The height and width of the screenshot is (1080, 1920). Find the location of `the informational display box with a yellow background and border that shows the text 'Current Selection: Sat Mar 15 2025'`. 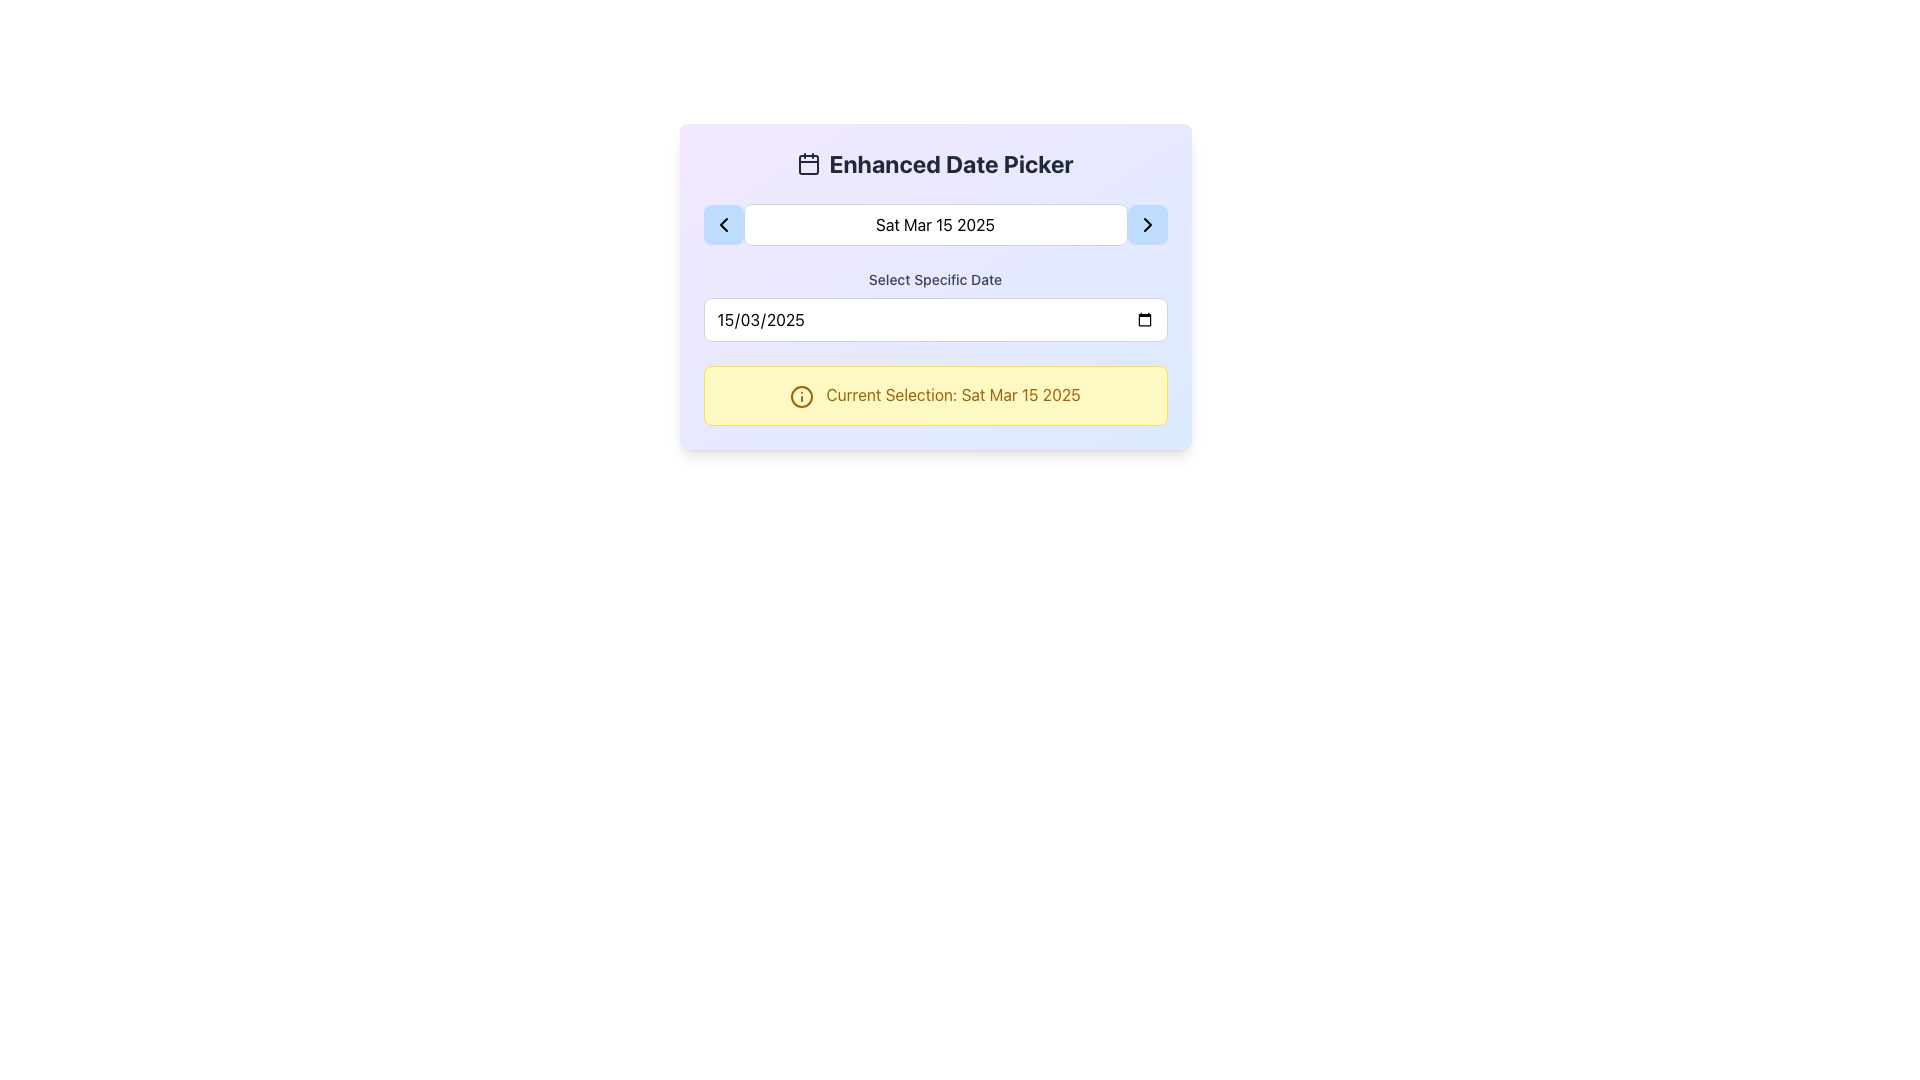

the informational display box with a yellow background and border that shows the text 'Current Selection: Sat Mar 15 2025' is located at coordinates (934, 395).